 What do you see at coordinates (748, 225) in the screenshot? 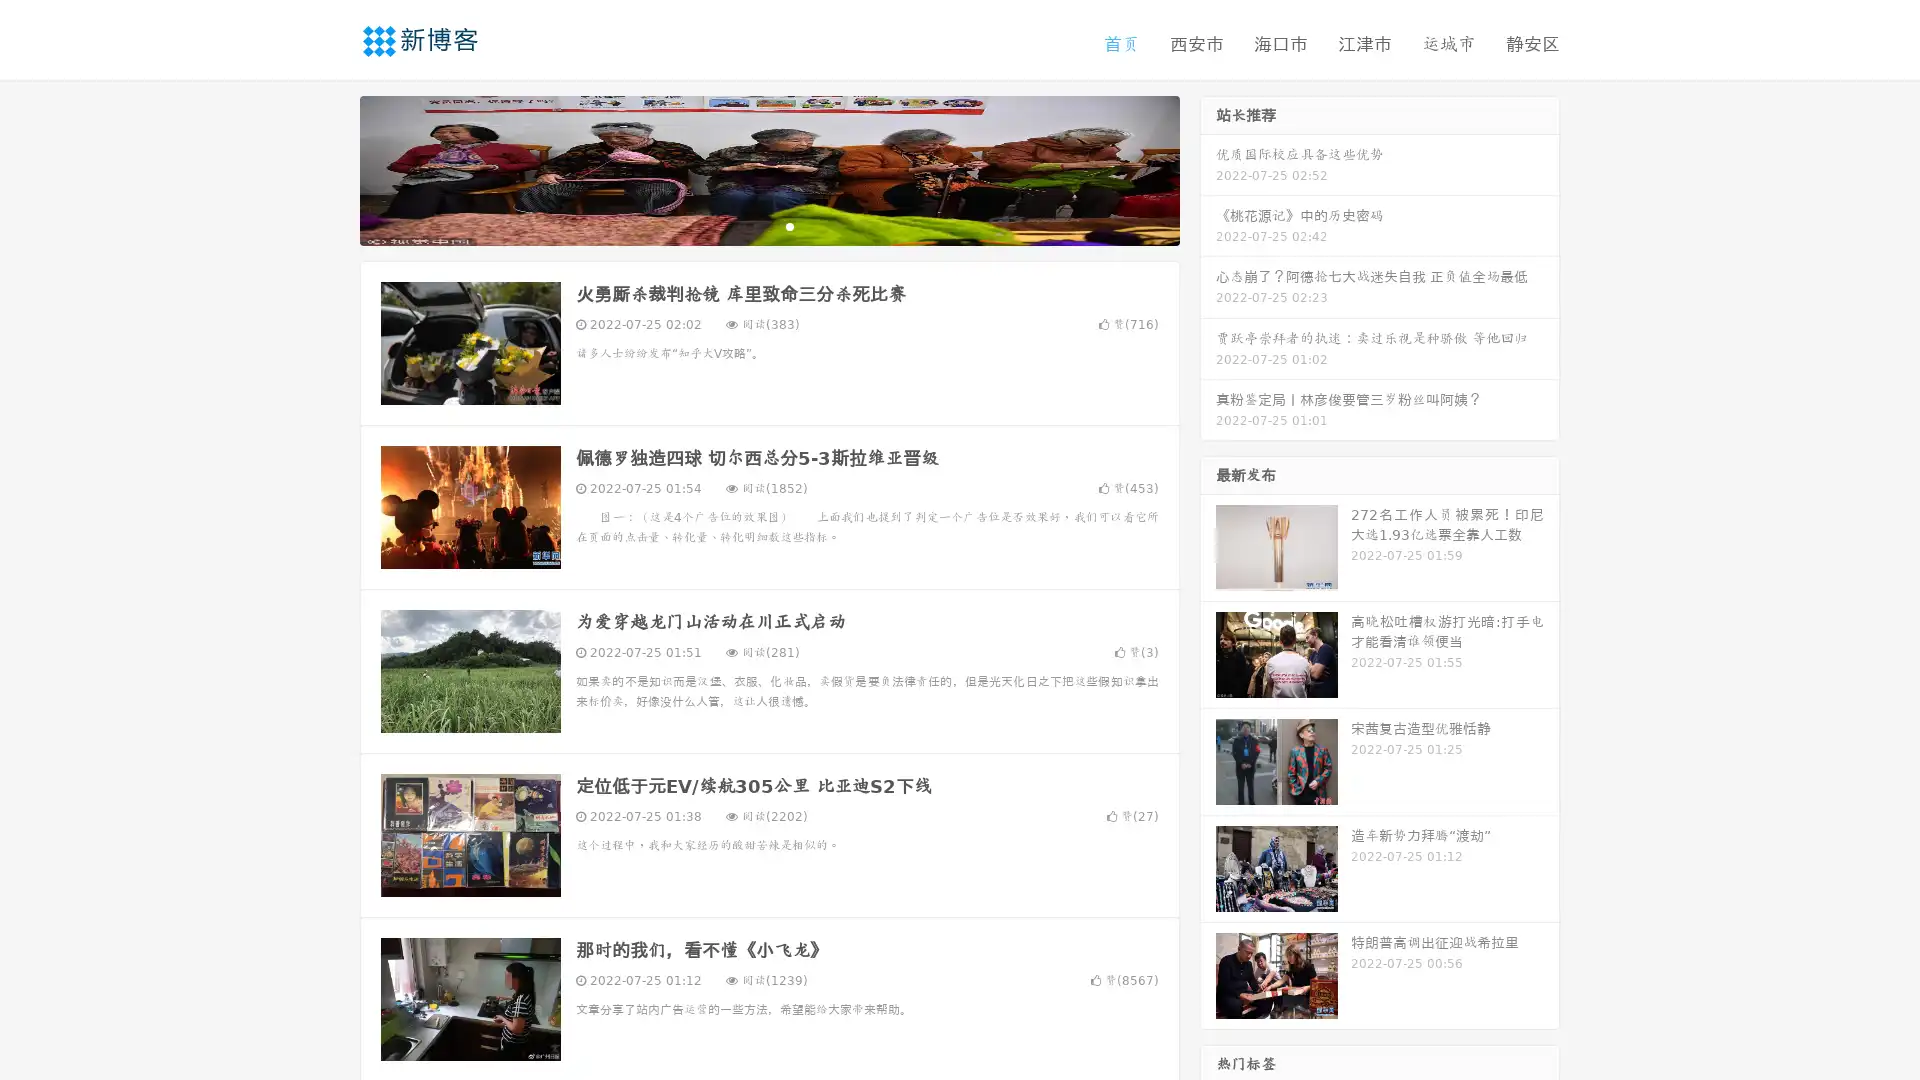
I see `Go to slide 1` at bounding box center [748, 225].